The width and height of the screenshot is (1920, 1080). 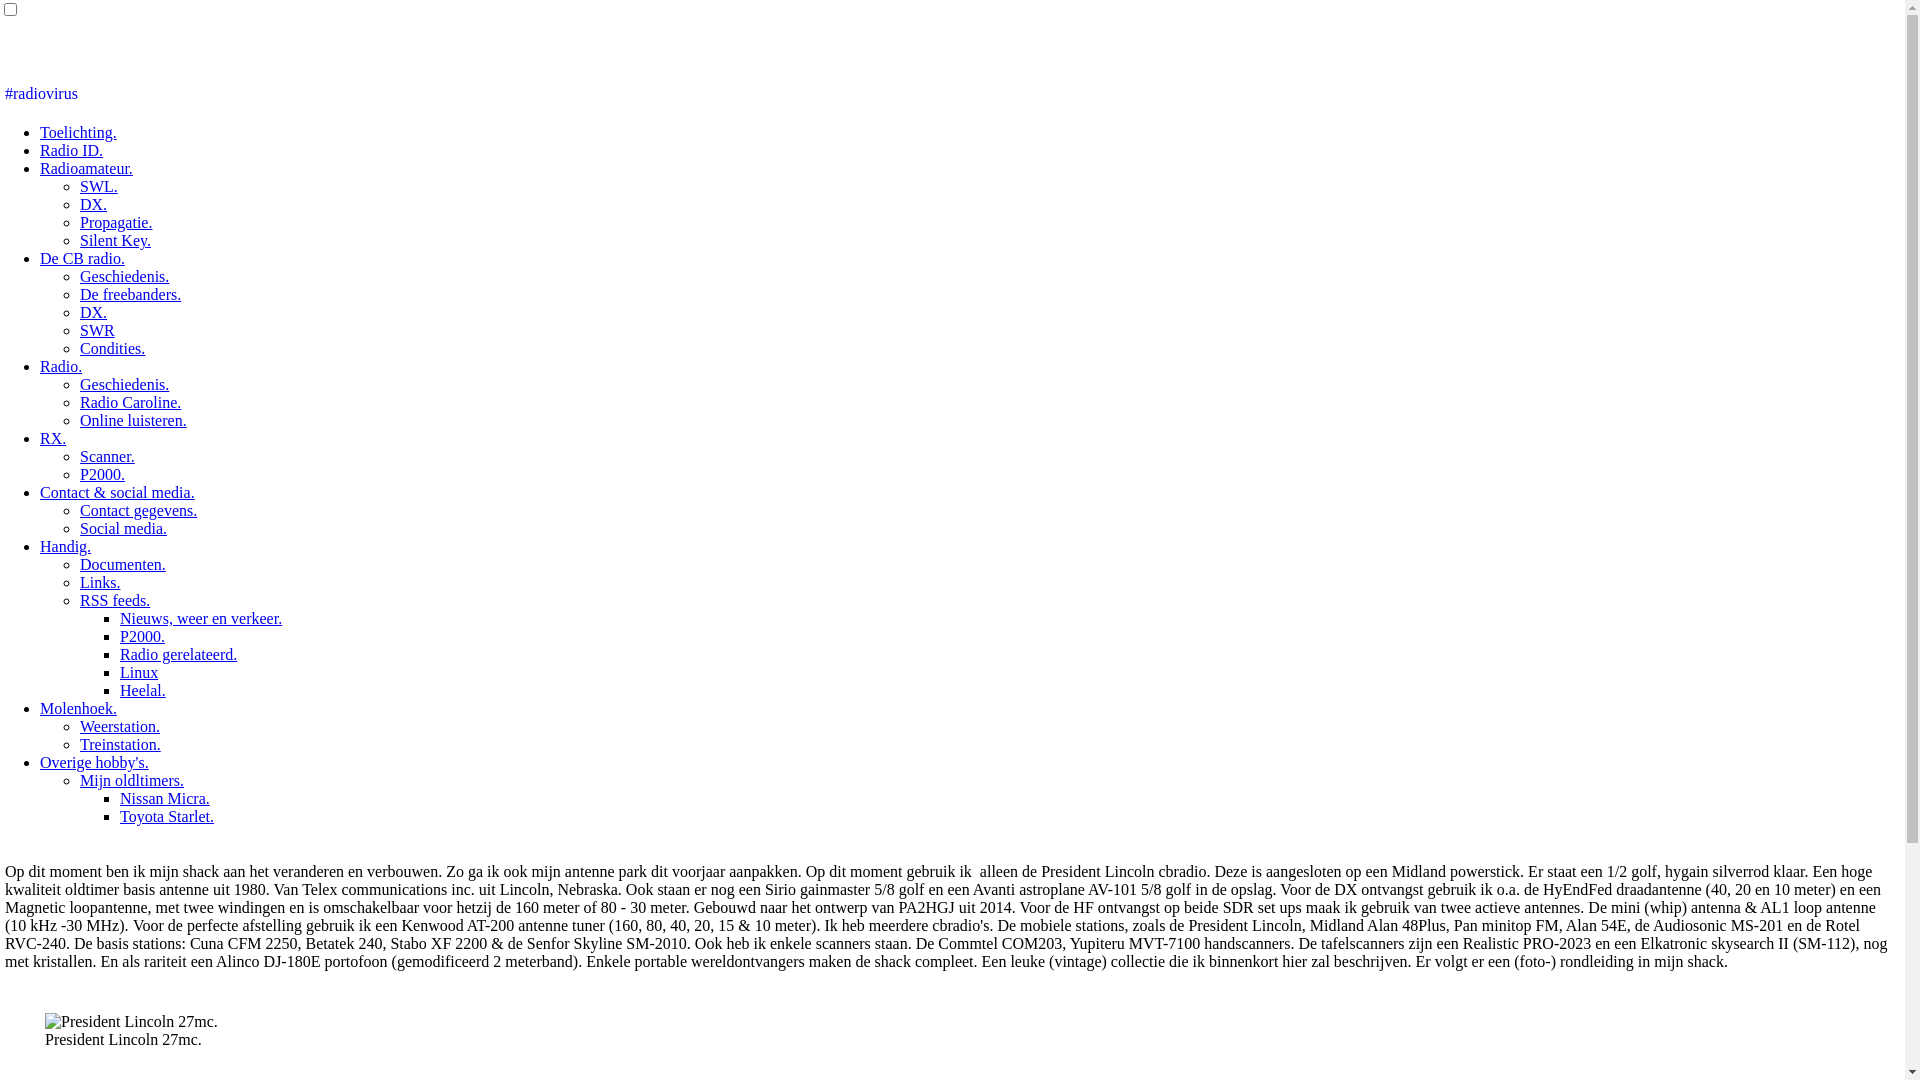 What do you see at coordinates (80, 294) in the screenshot?
I see `'De freebanders.'` at bounding box center [80, 294].